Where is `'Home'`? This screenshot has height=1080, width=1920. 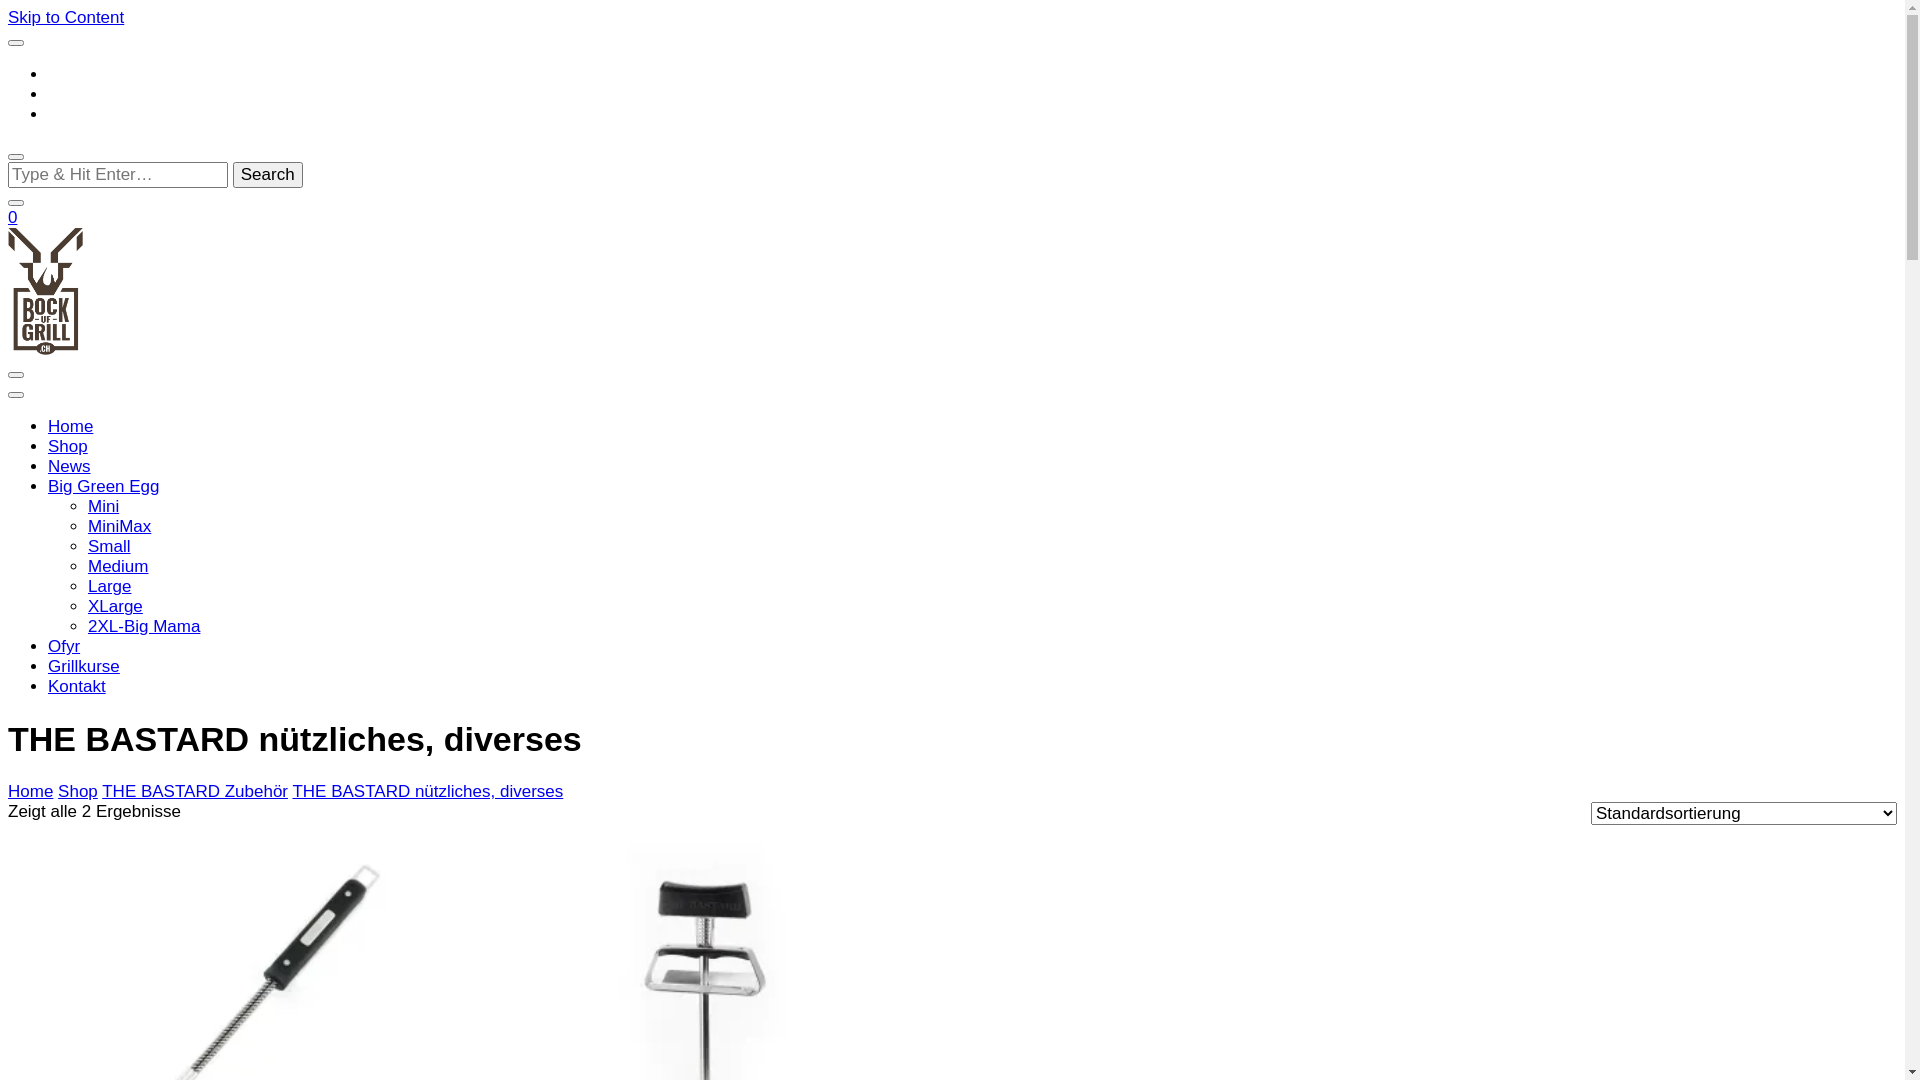
'Home' is located at coordinates (30, 790).